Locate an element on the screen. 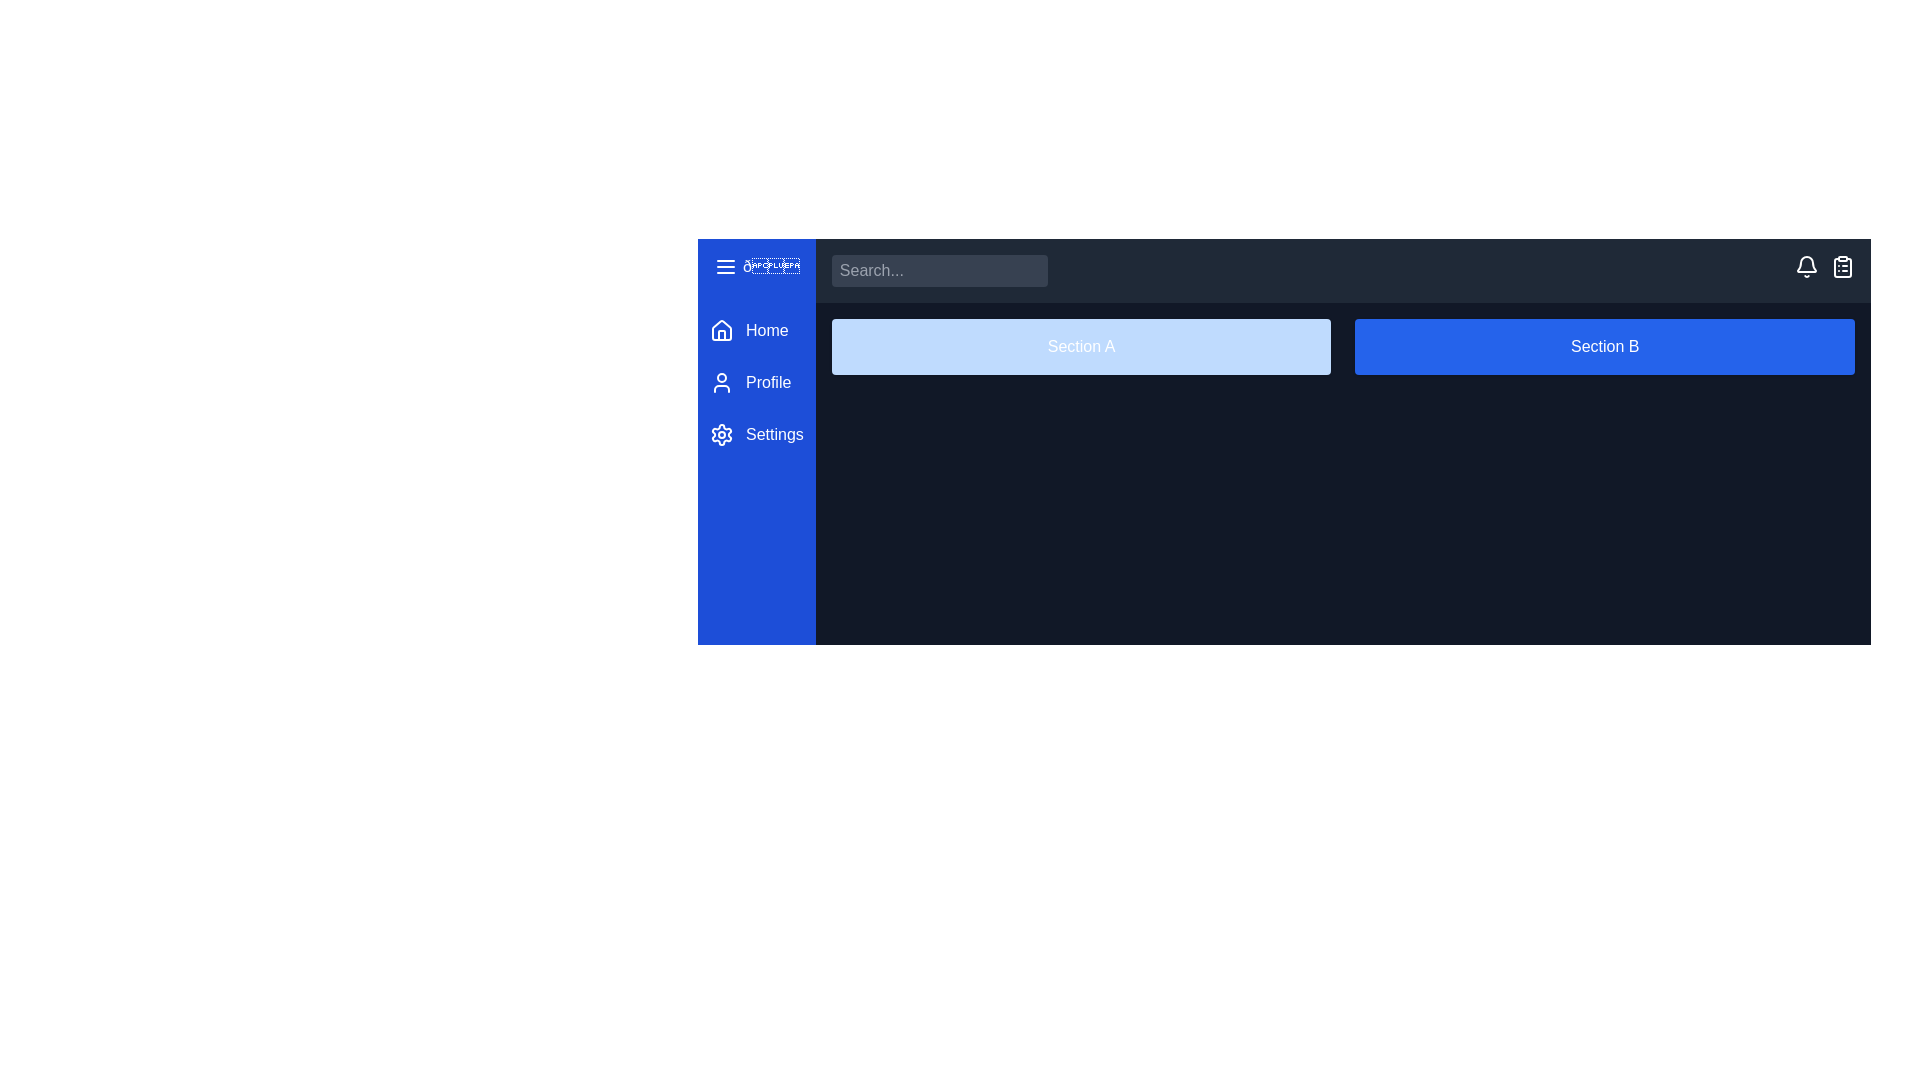 This screenshot has height=1080, width=1920. the bell icon located at the top-right corner of the interface is located at coordinates (1806, 265).